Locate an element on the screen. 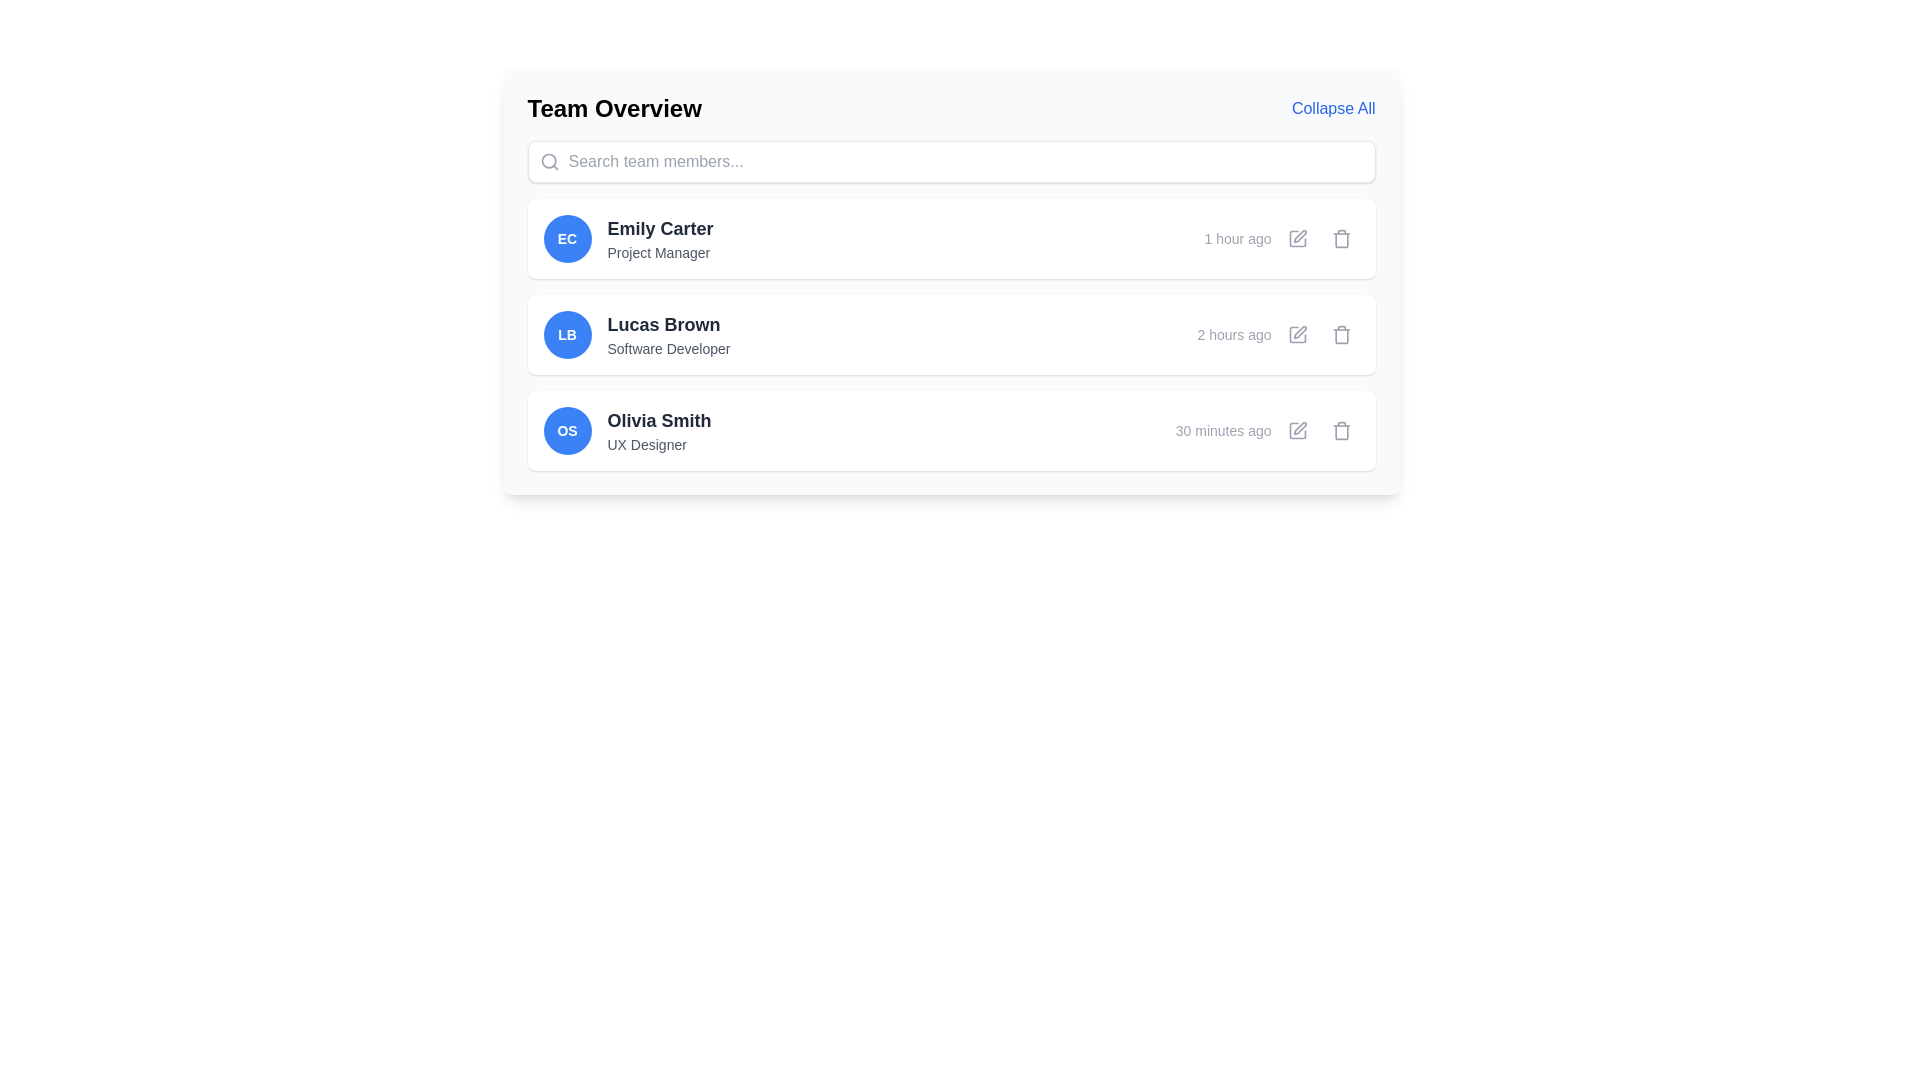 The image size is (1920, 1080). the pen icon located to the right of 'Lucas Brown' in the 'Team Overview' list, which is the second row of users is located at coordinates (1300, 331).